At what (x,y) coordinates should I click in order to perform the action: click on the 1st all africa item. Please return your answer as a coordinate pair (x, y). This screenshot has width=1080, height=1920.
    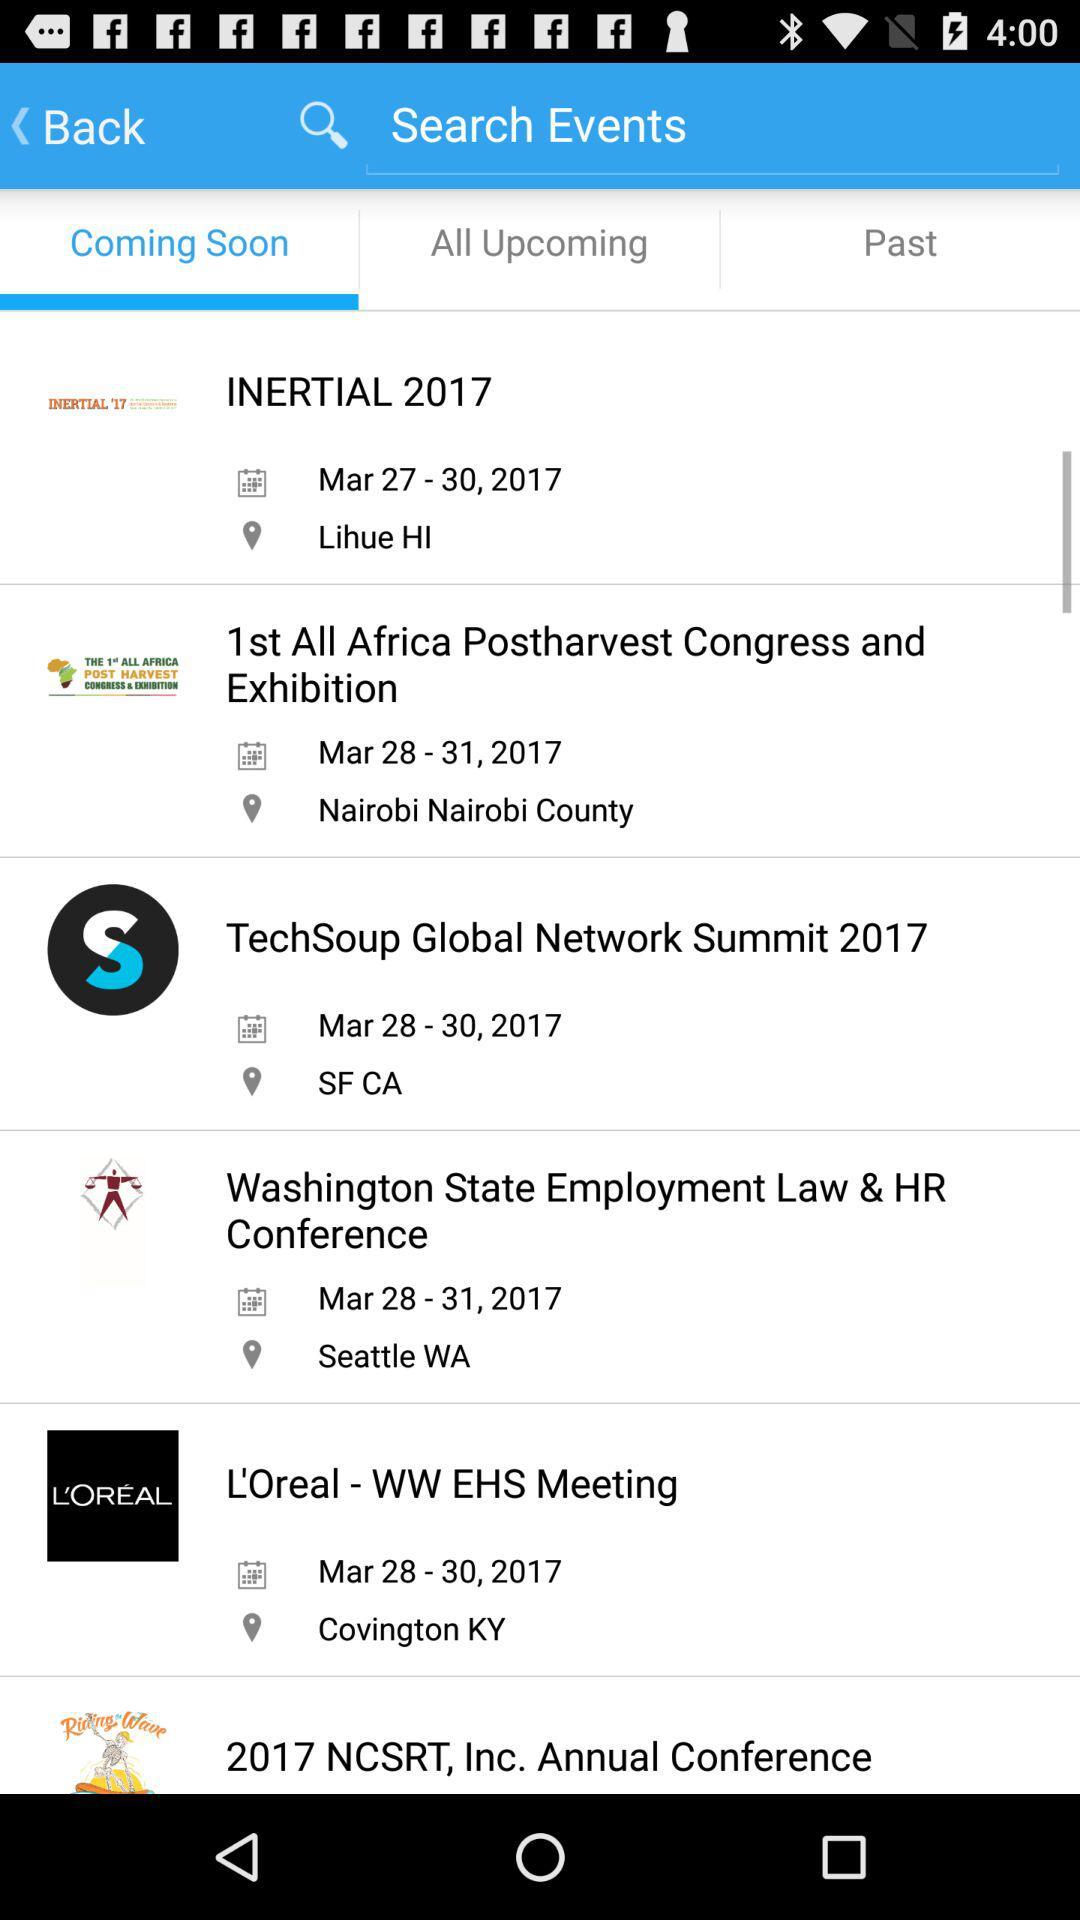
    Looking at the image, I should click on (609, 663).